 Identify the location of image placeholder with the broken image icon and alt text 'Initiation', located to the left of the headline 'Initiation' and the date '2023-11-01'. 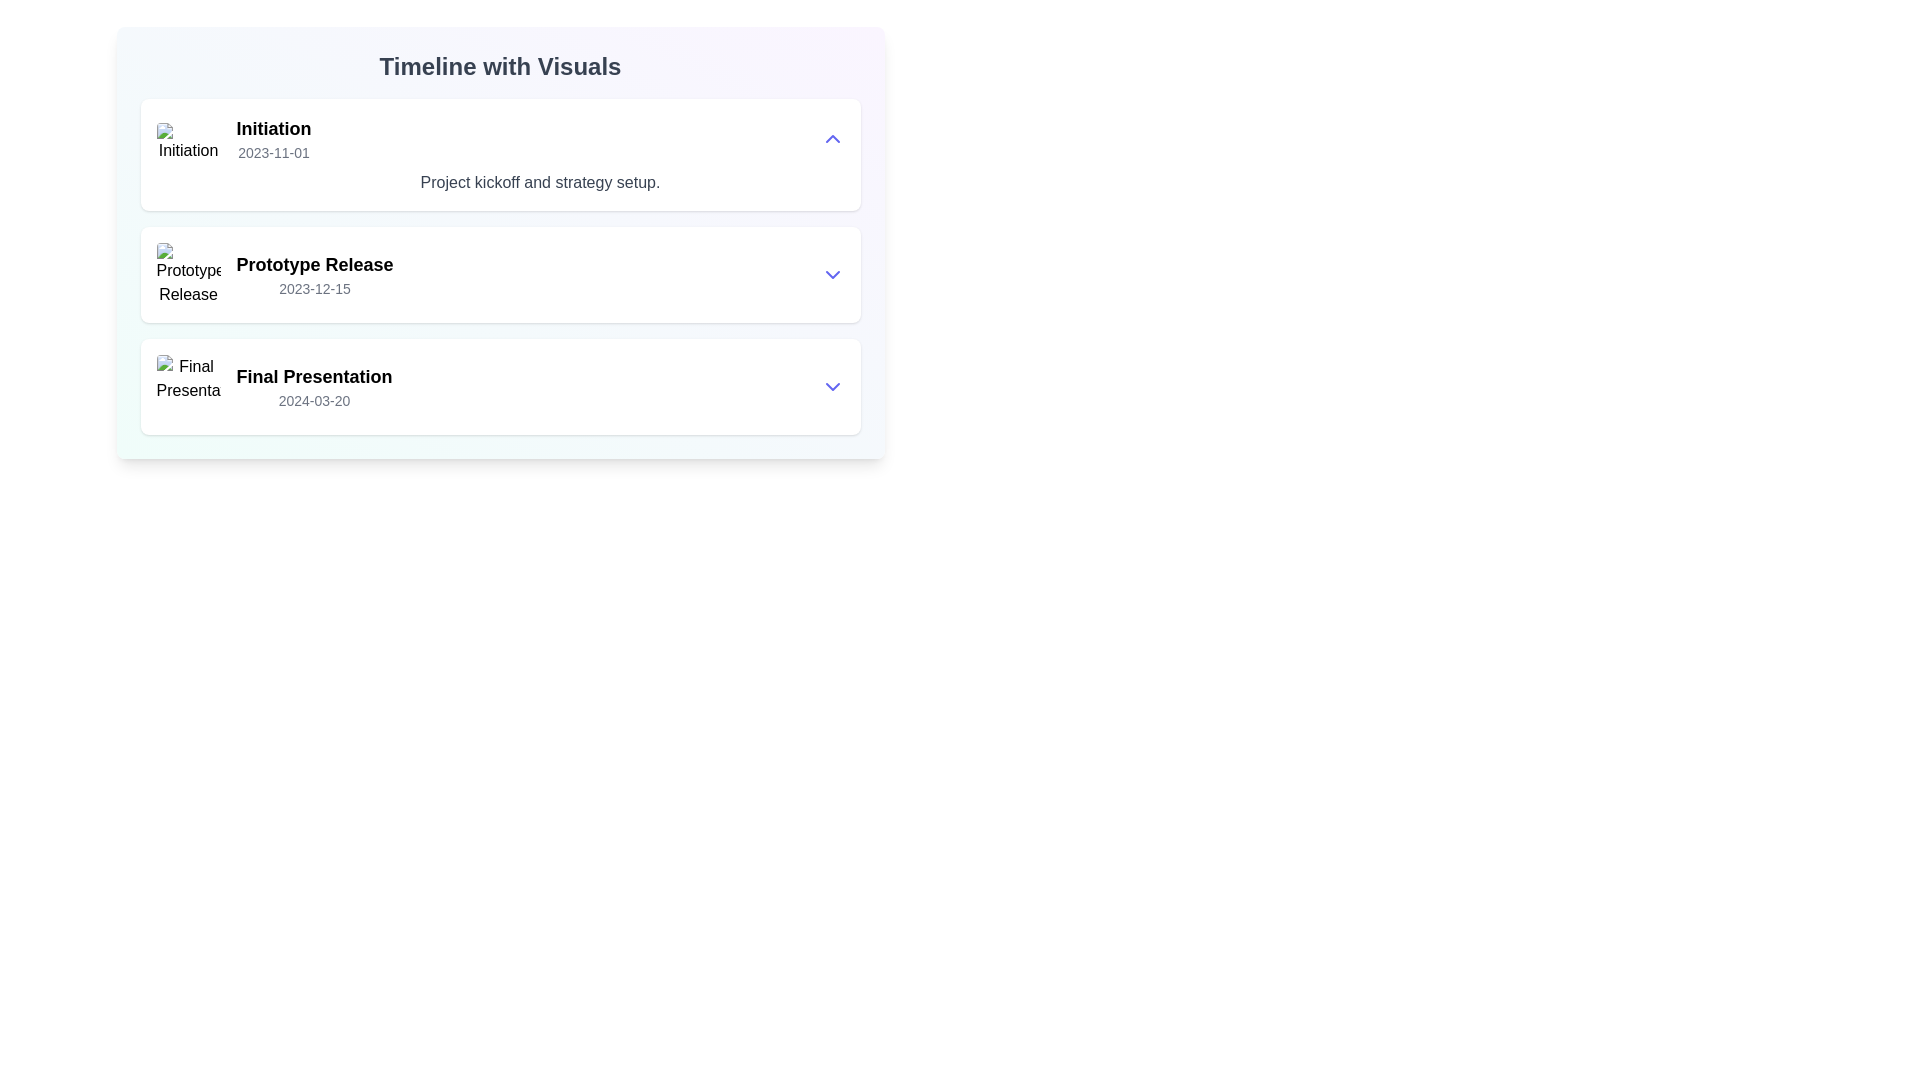
(188, 153).